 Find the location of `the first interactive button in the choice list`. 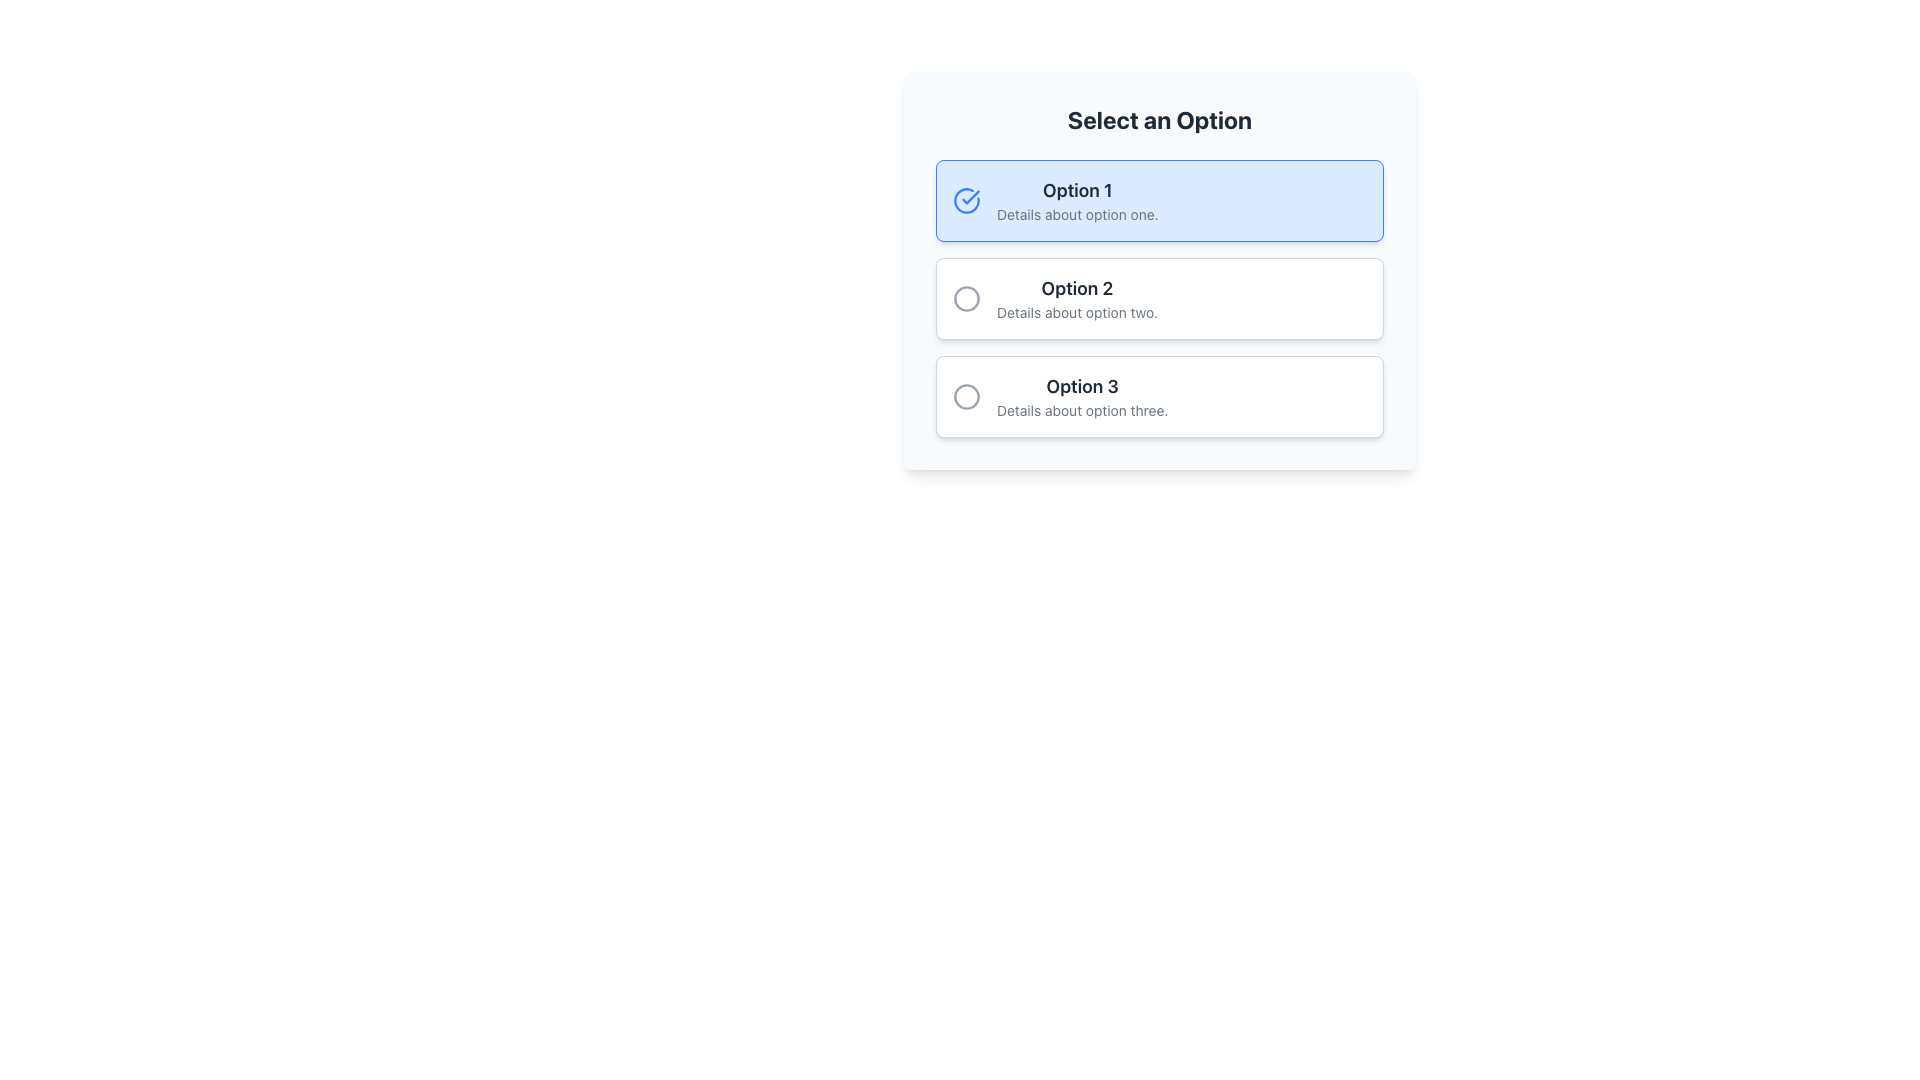

the first interactive button in the choice list is located at coordinates (1160, 200).